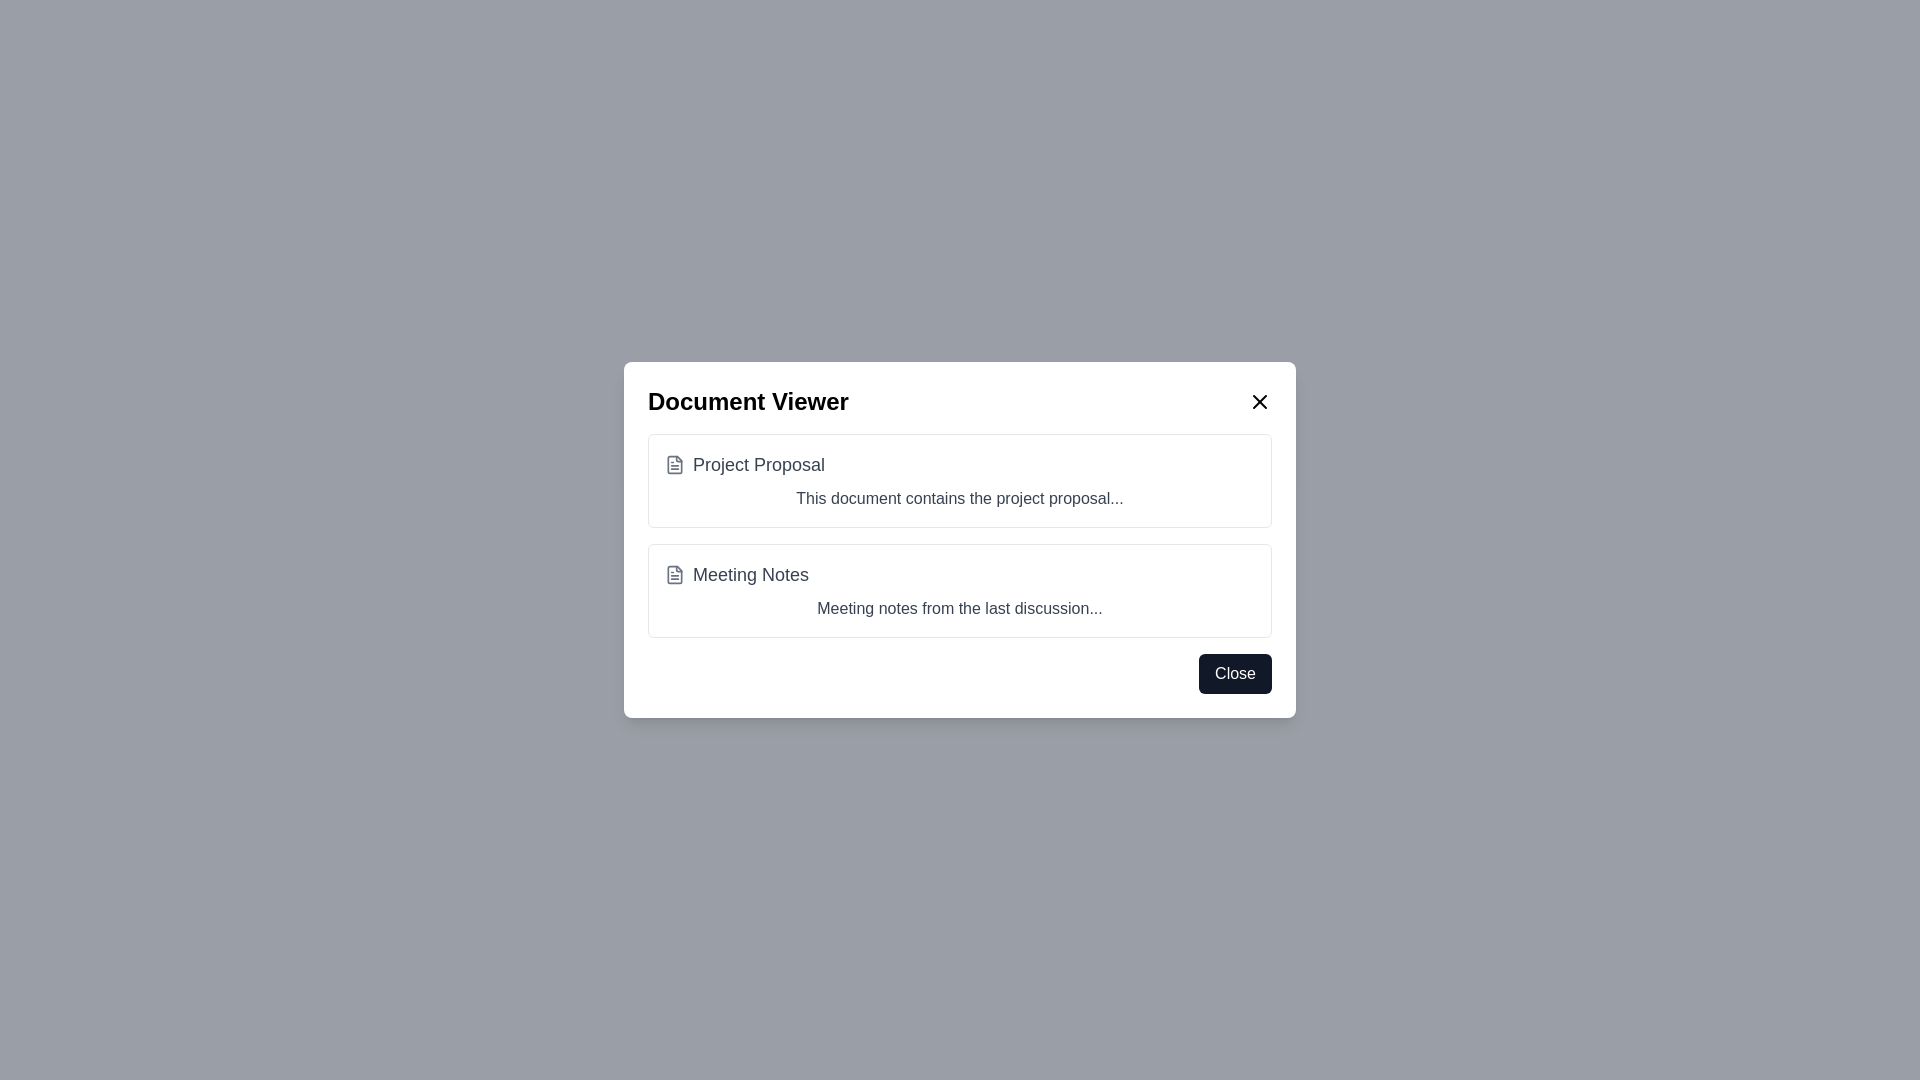 This screenshot has width=1920, height=1080. I want to click on the text element displaying 'Meeting notes from the last discussion...' located in the secondary description section below the title 'Meeting Notes', so click(960, 608).